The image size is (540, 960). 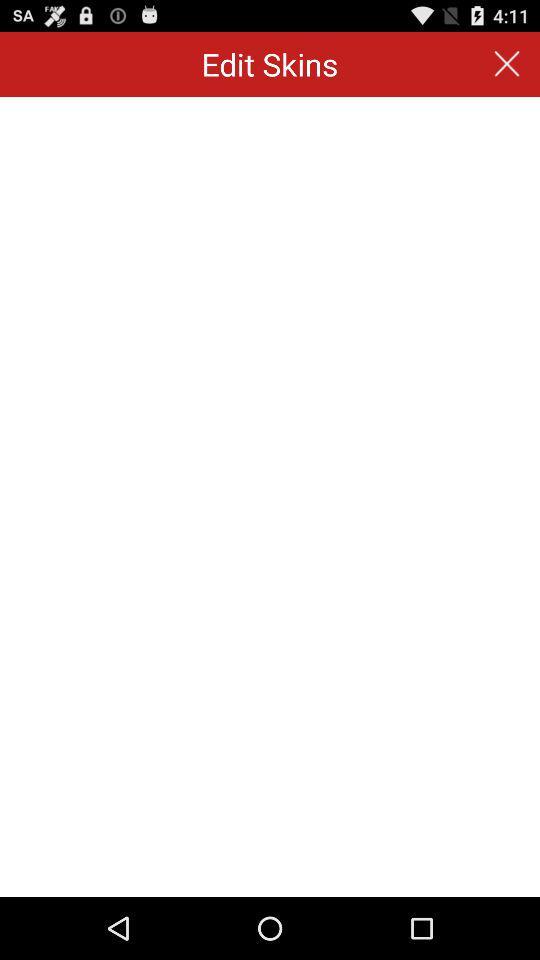 What do you see at coordinates (270, 496) in the screenshot?
I see `icon at the center` at bounding box center [270, 496].